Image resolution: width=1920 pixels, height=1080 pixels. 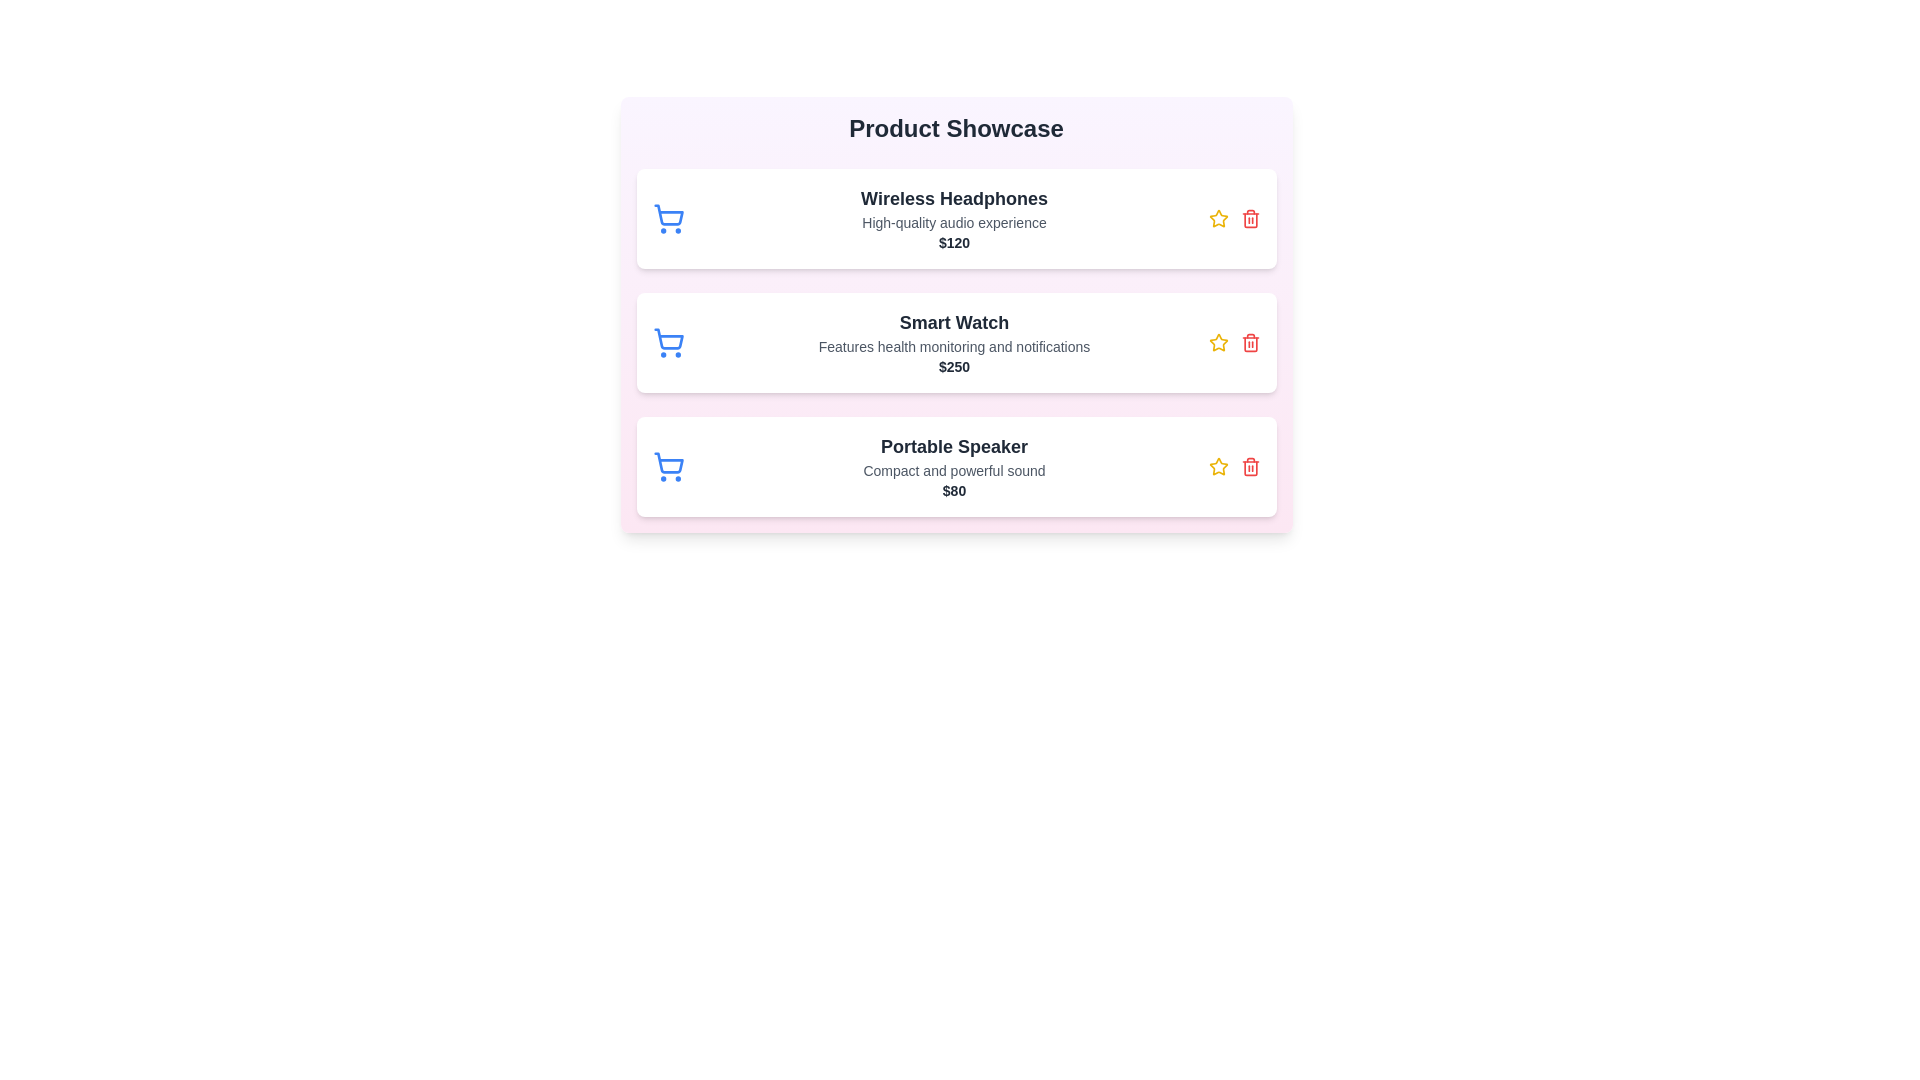 What do you see at coordinates (668, 219) in the screenshot?
I see `the shopping cart icon for the product Wireless Headphones` at bounding box center [668, 219].